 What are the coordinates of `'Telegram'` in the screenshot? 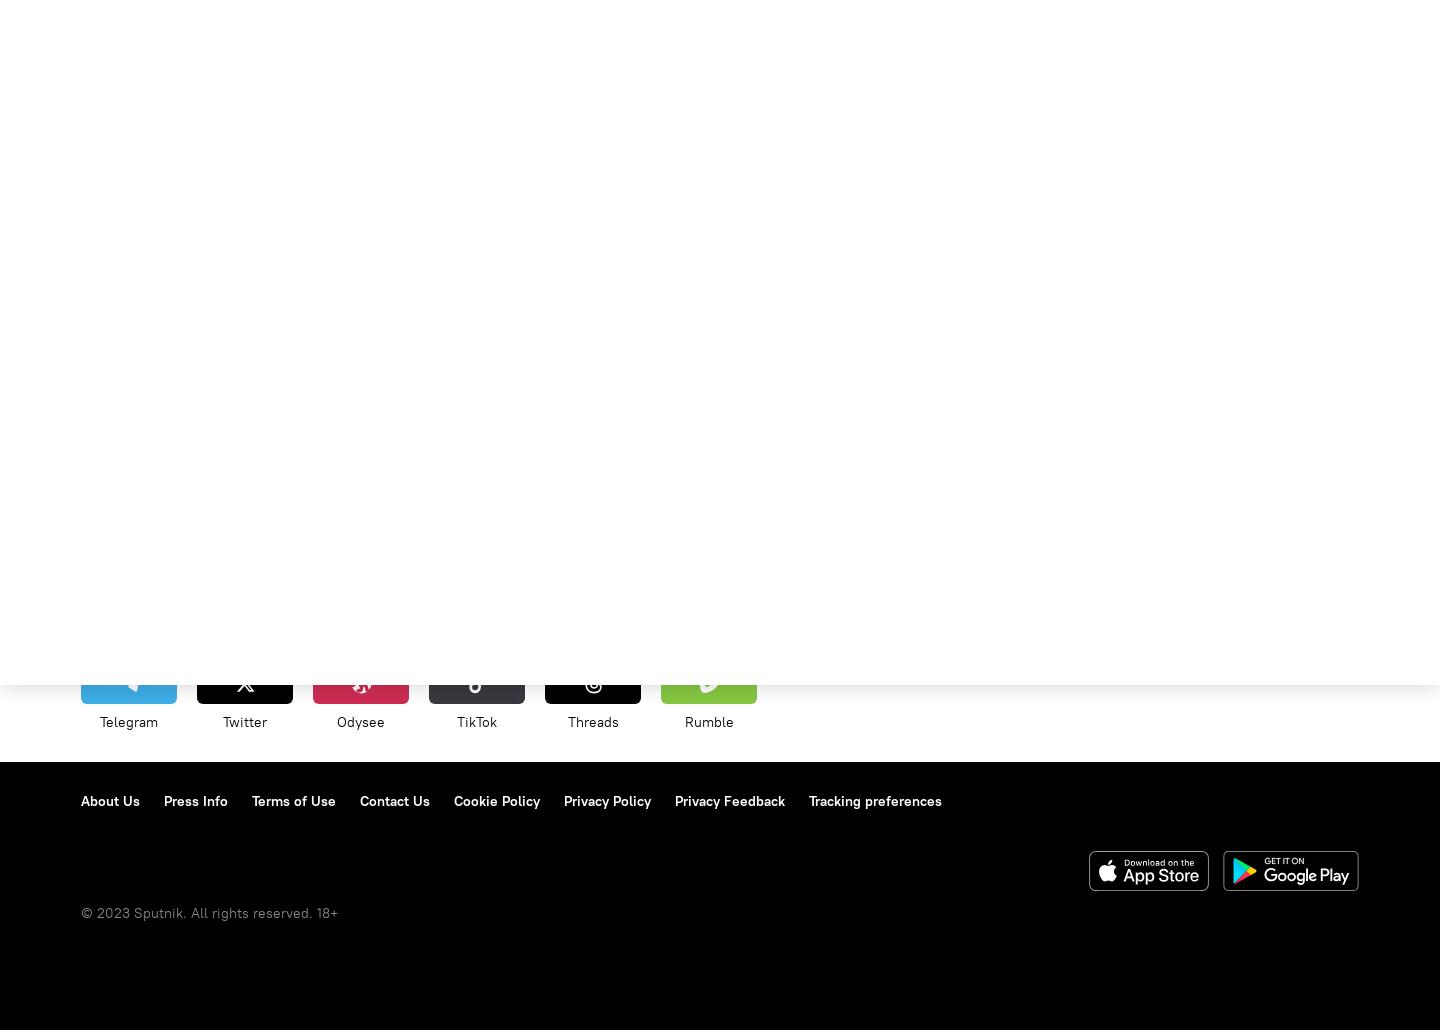 It's located at (128, 721).